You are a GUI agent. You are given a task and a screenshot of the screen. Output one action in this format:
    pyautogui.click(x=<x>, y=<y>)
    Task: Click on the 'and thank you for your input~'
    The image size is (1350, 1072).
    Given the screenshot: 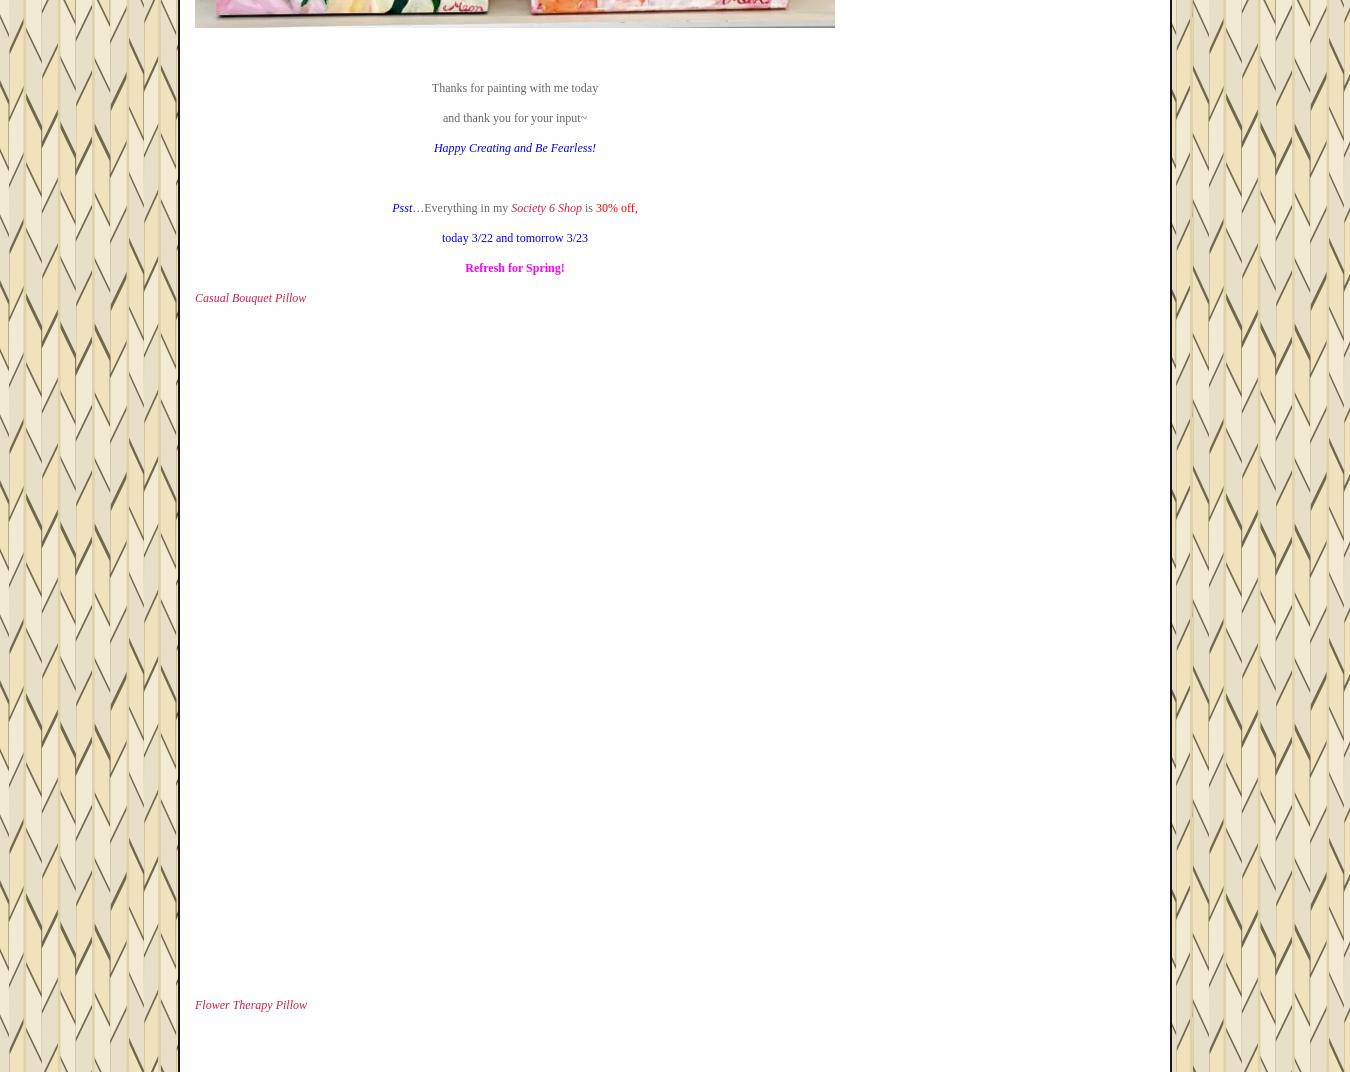 What is the action you would take?
    pyautogui.click(x=513, y=118)
    